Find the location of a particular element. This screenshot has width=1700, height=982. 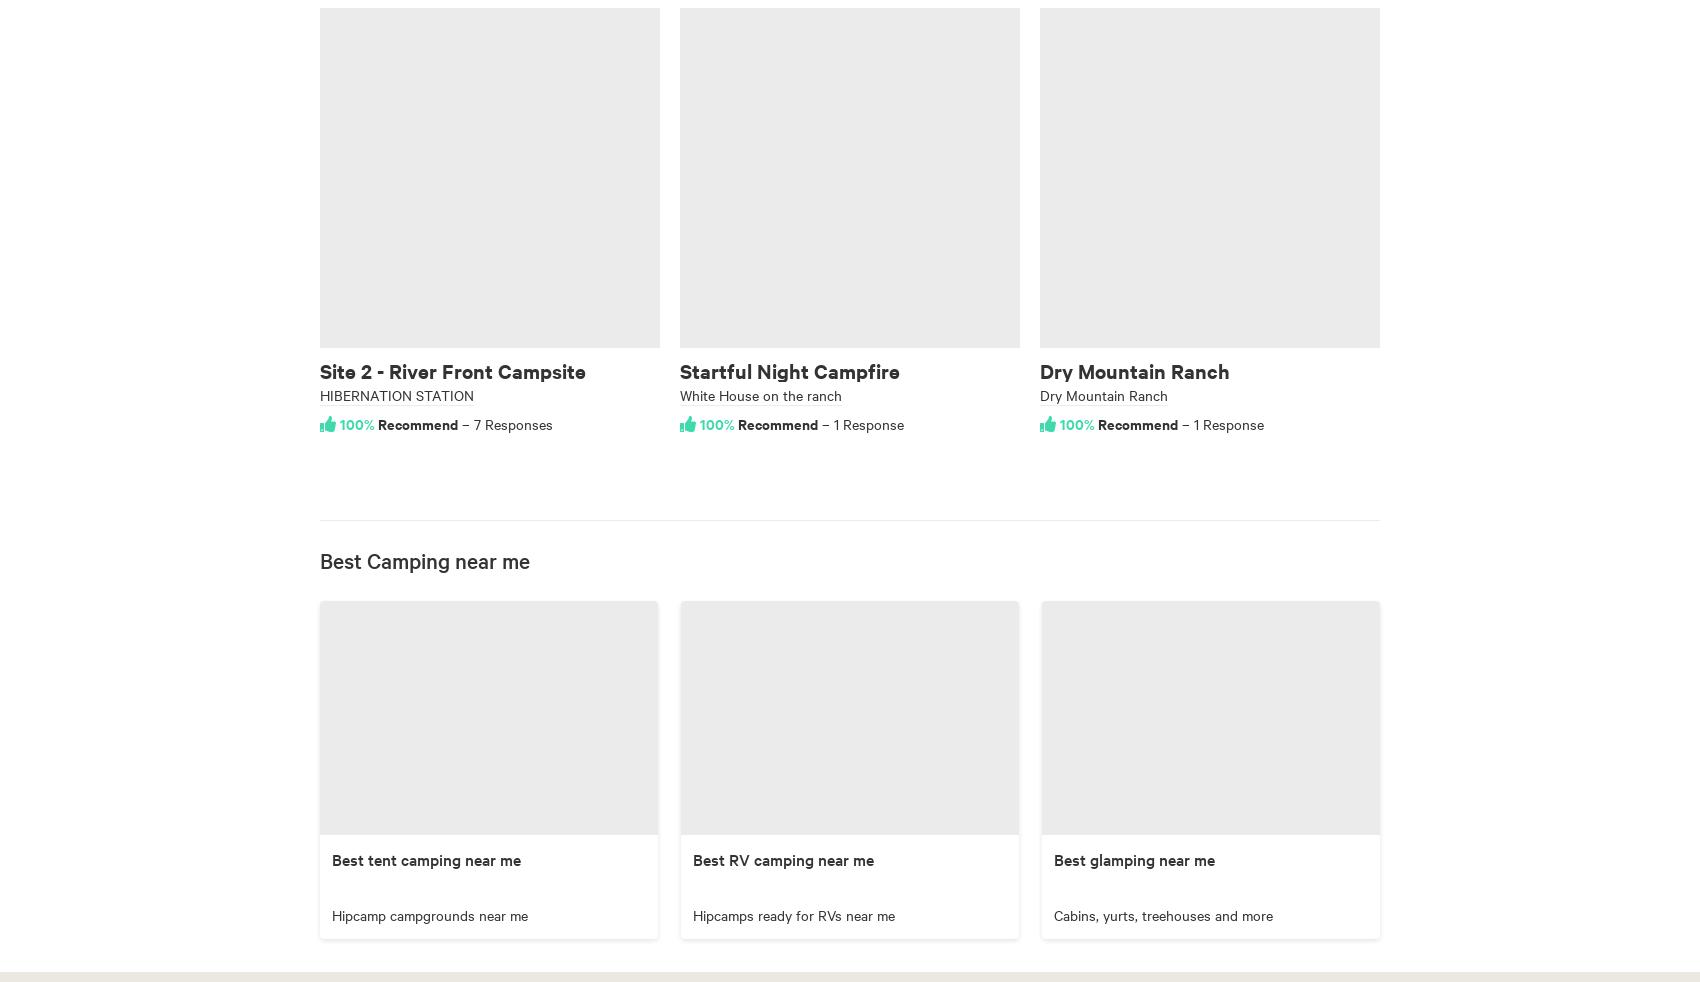

'Startful Night Campfire' is located at coordinates (788, 370).